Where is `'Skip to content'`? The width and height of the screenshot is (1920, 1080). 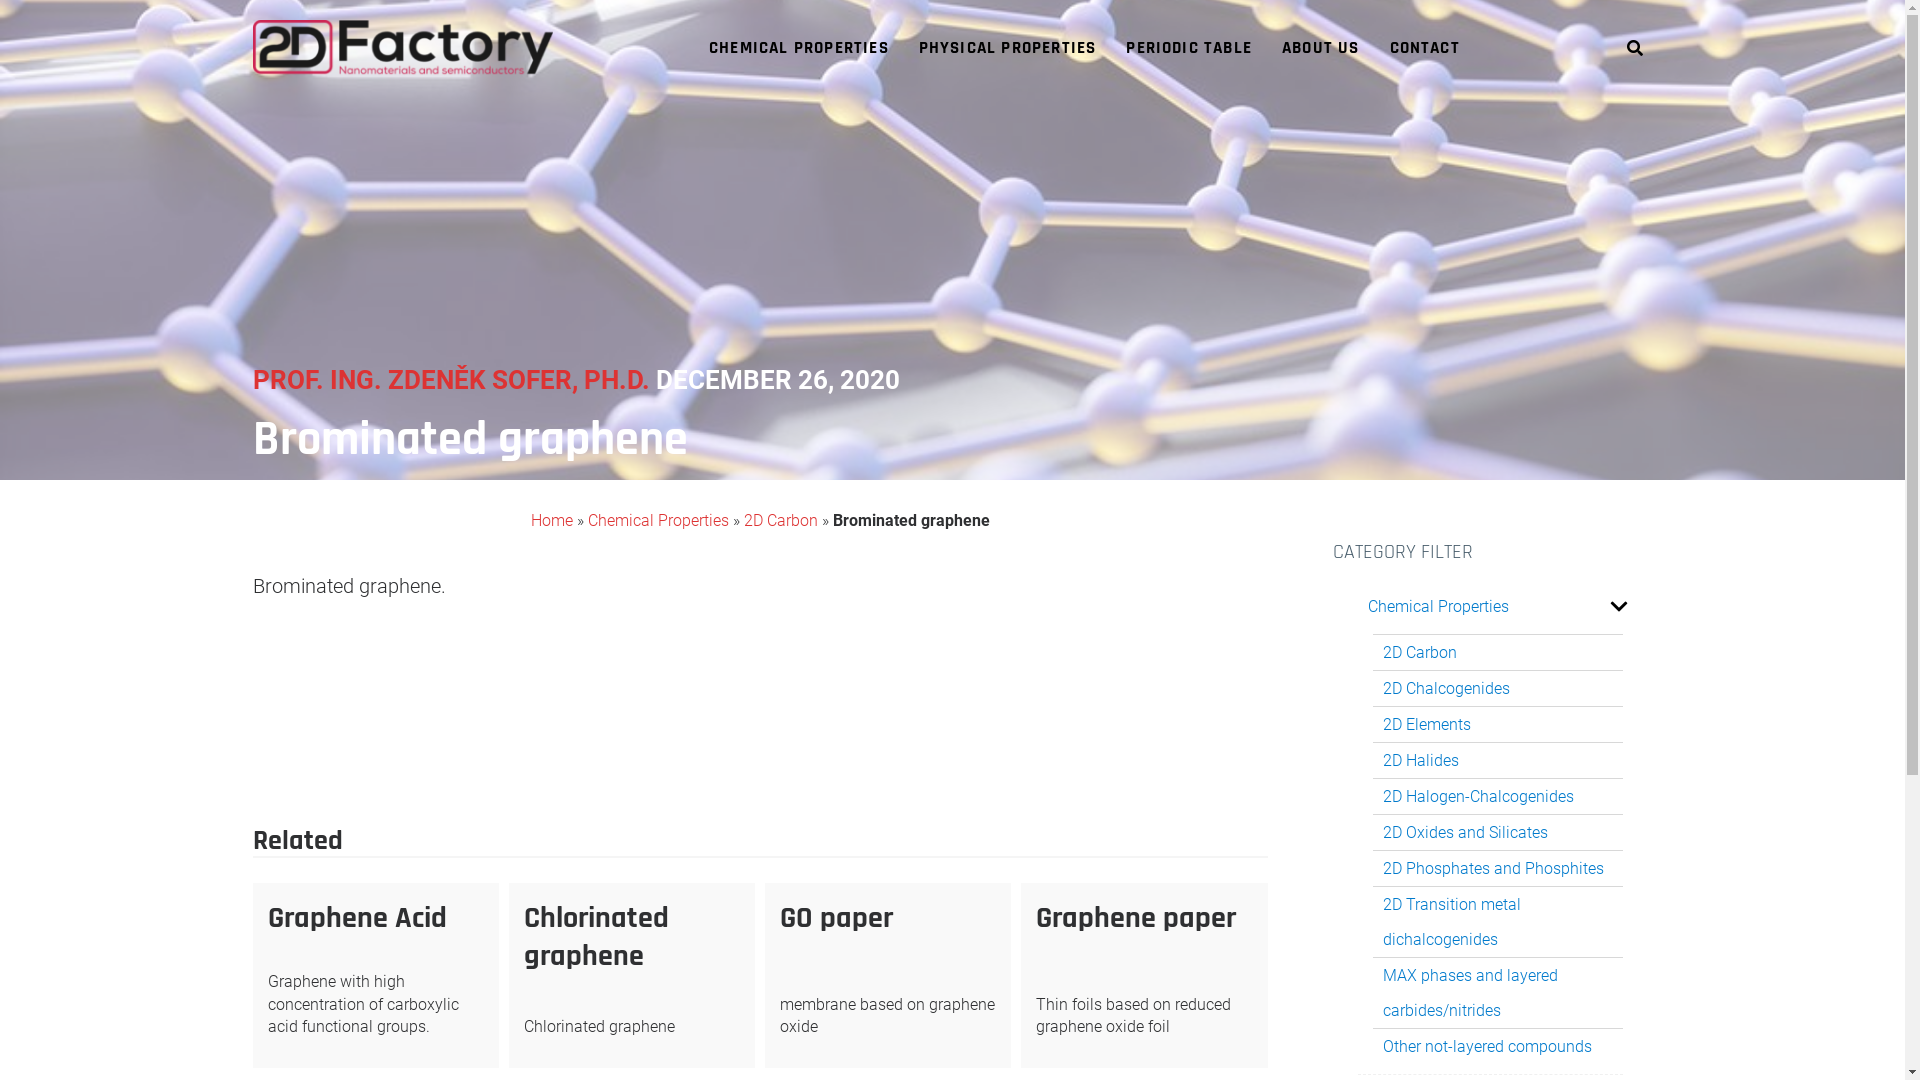
'Skip to content' is located at coordinates (0, 0).